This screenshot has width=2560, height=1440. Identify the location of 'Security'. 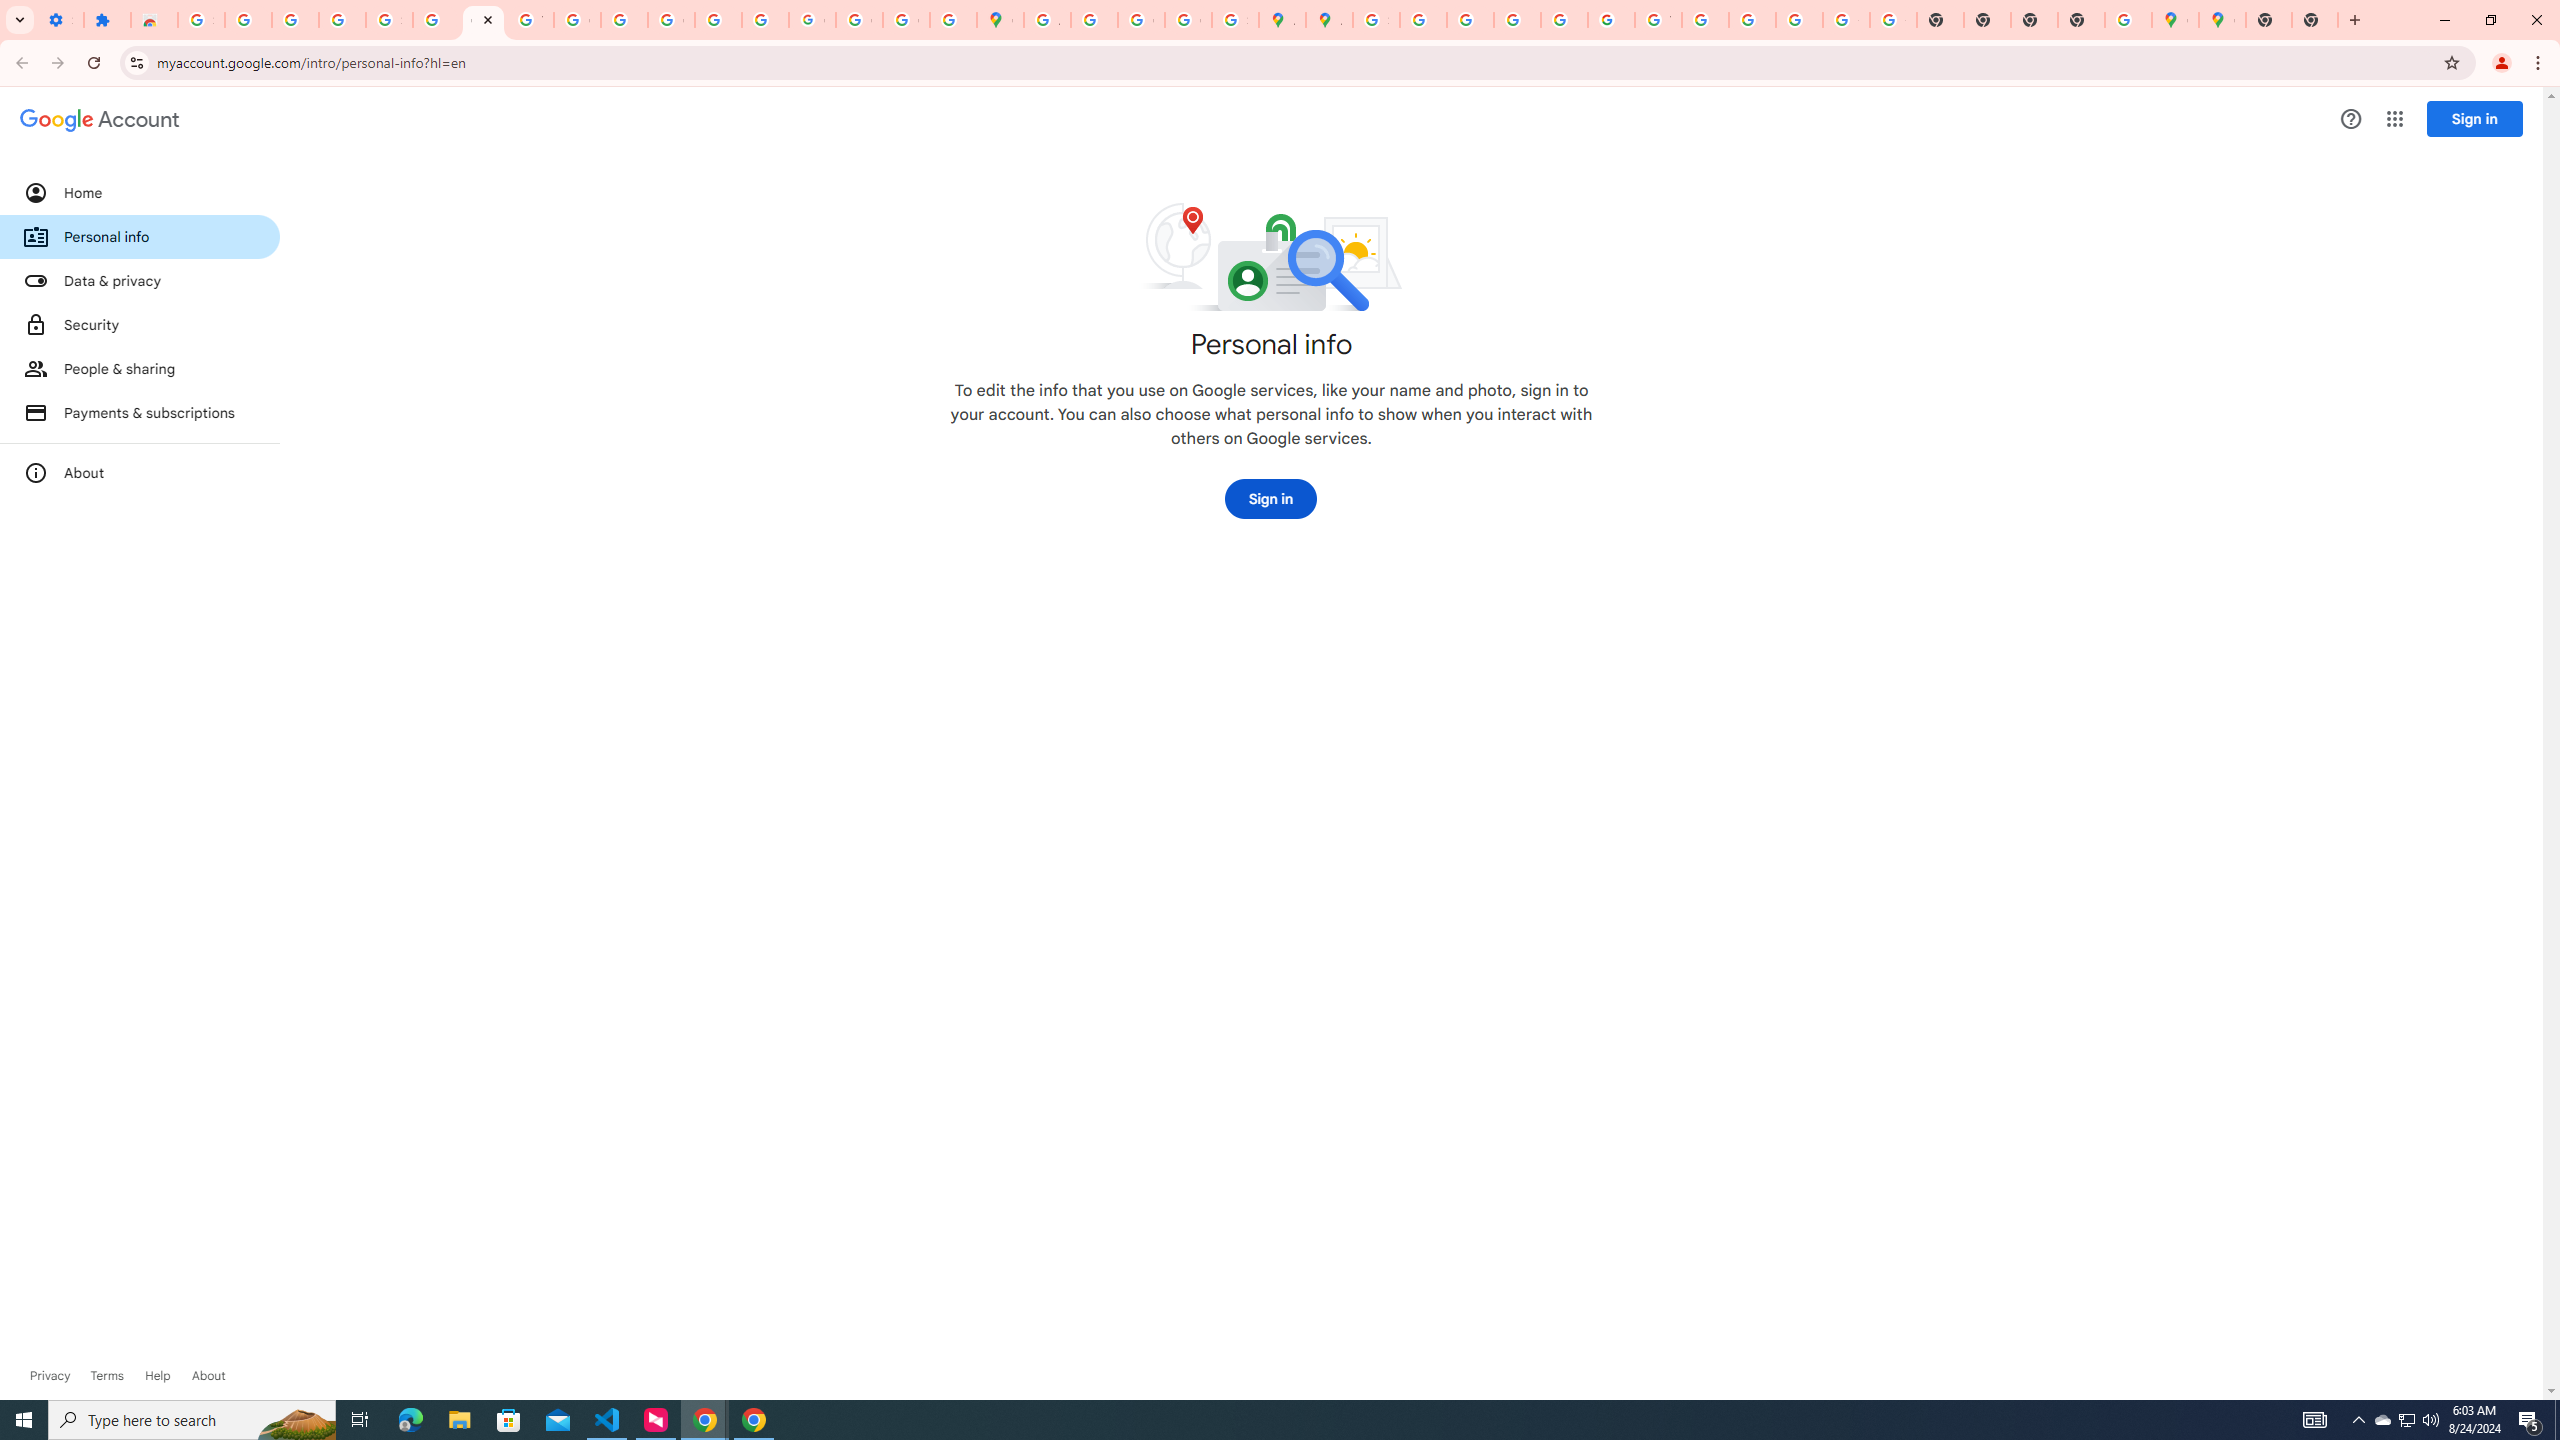
(138, 323).